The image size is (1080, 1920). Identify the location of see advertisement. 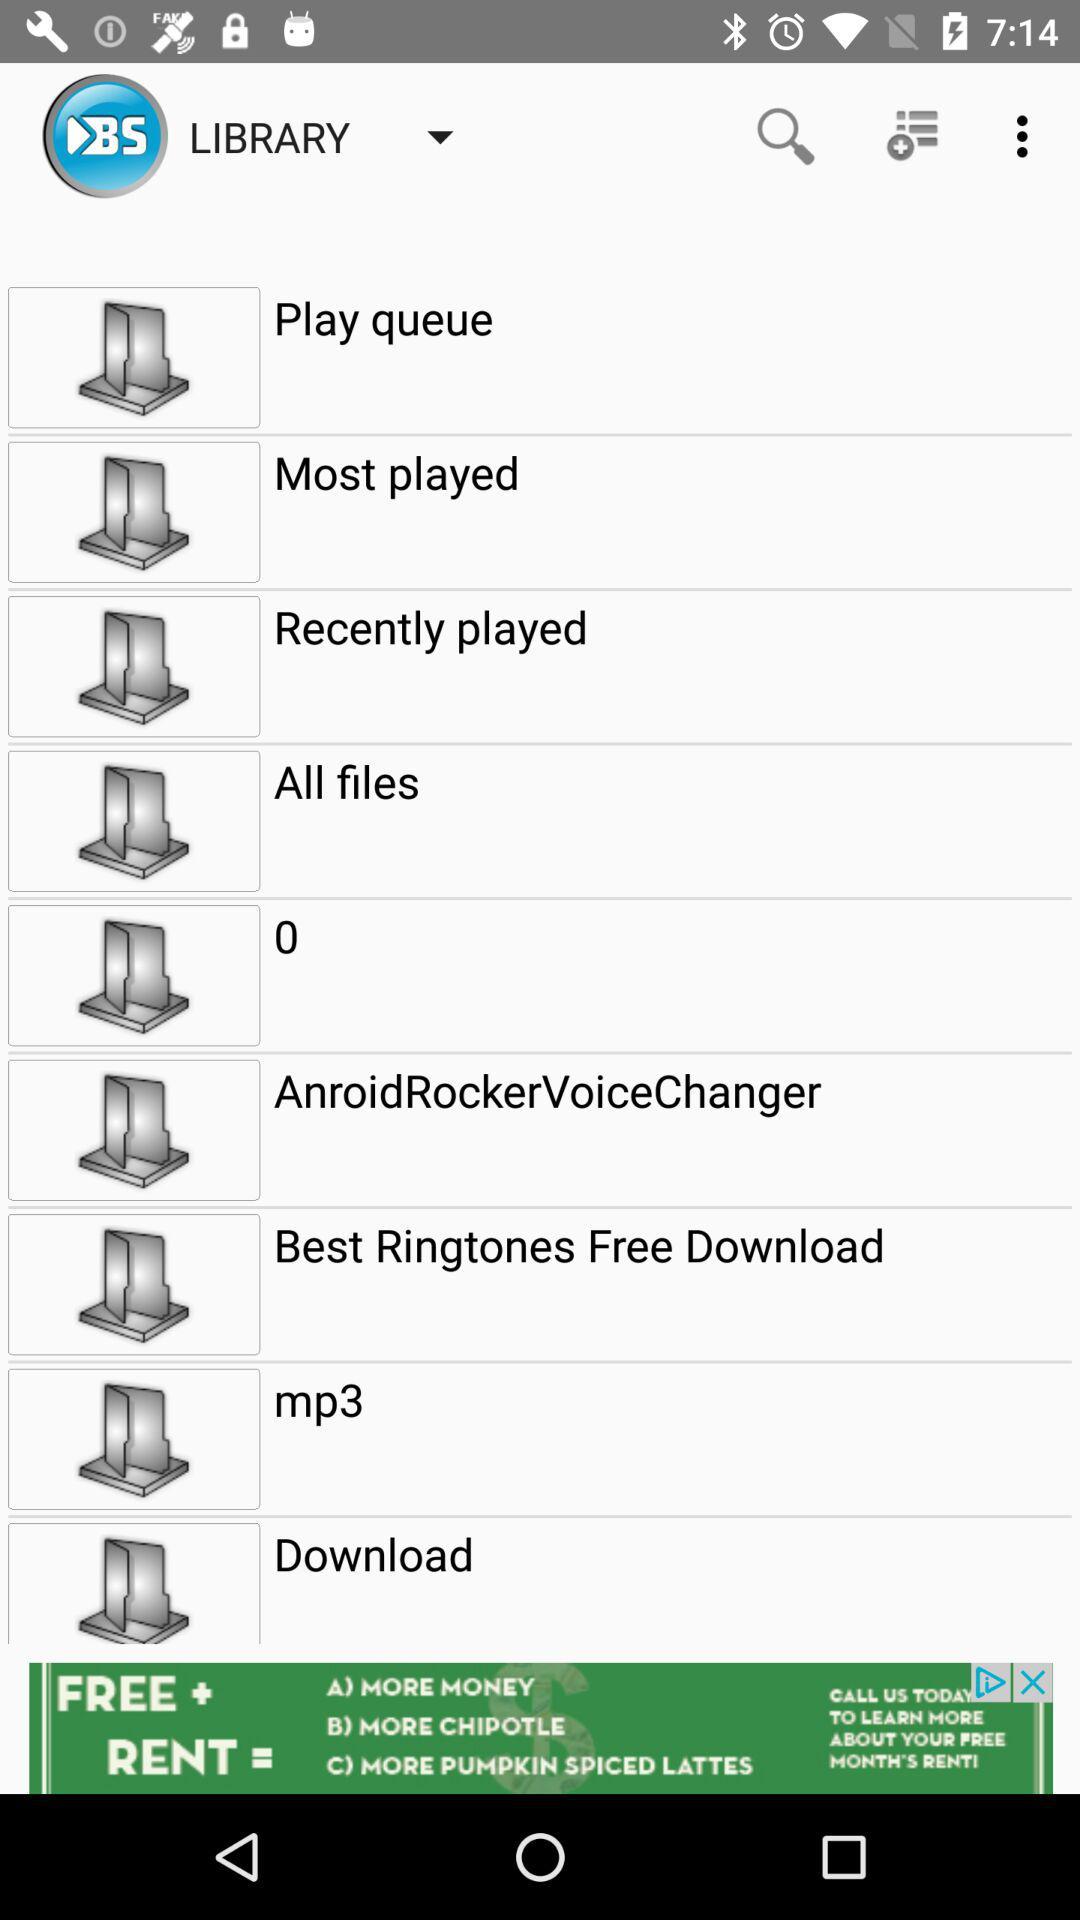
(540, 1727).